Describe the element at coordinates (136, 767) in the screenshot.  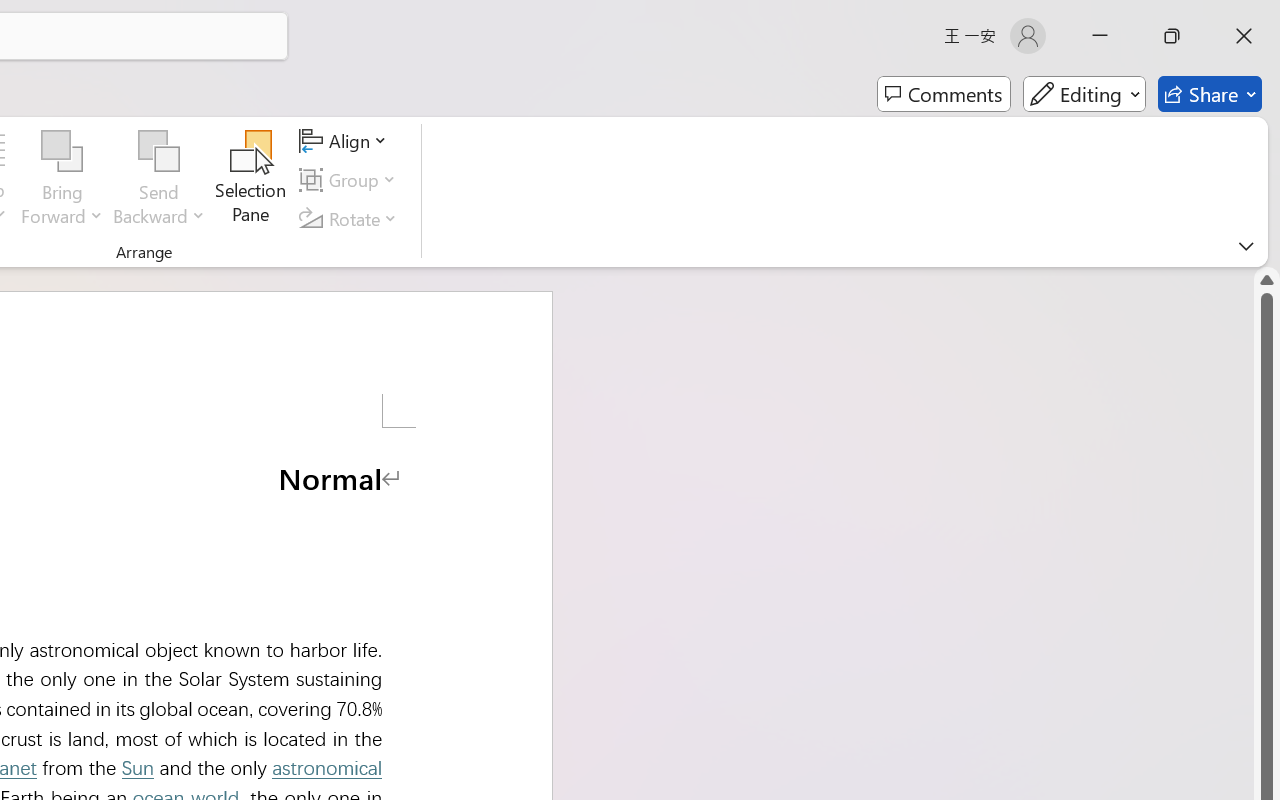
I see `'Sun'` at that location.